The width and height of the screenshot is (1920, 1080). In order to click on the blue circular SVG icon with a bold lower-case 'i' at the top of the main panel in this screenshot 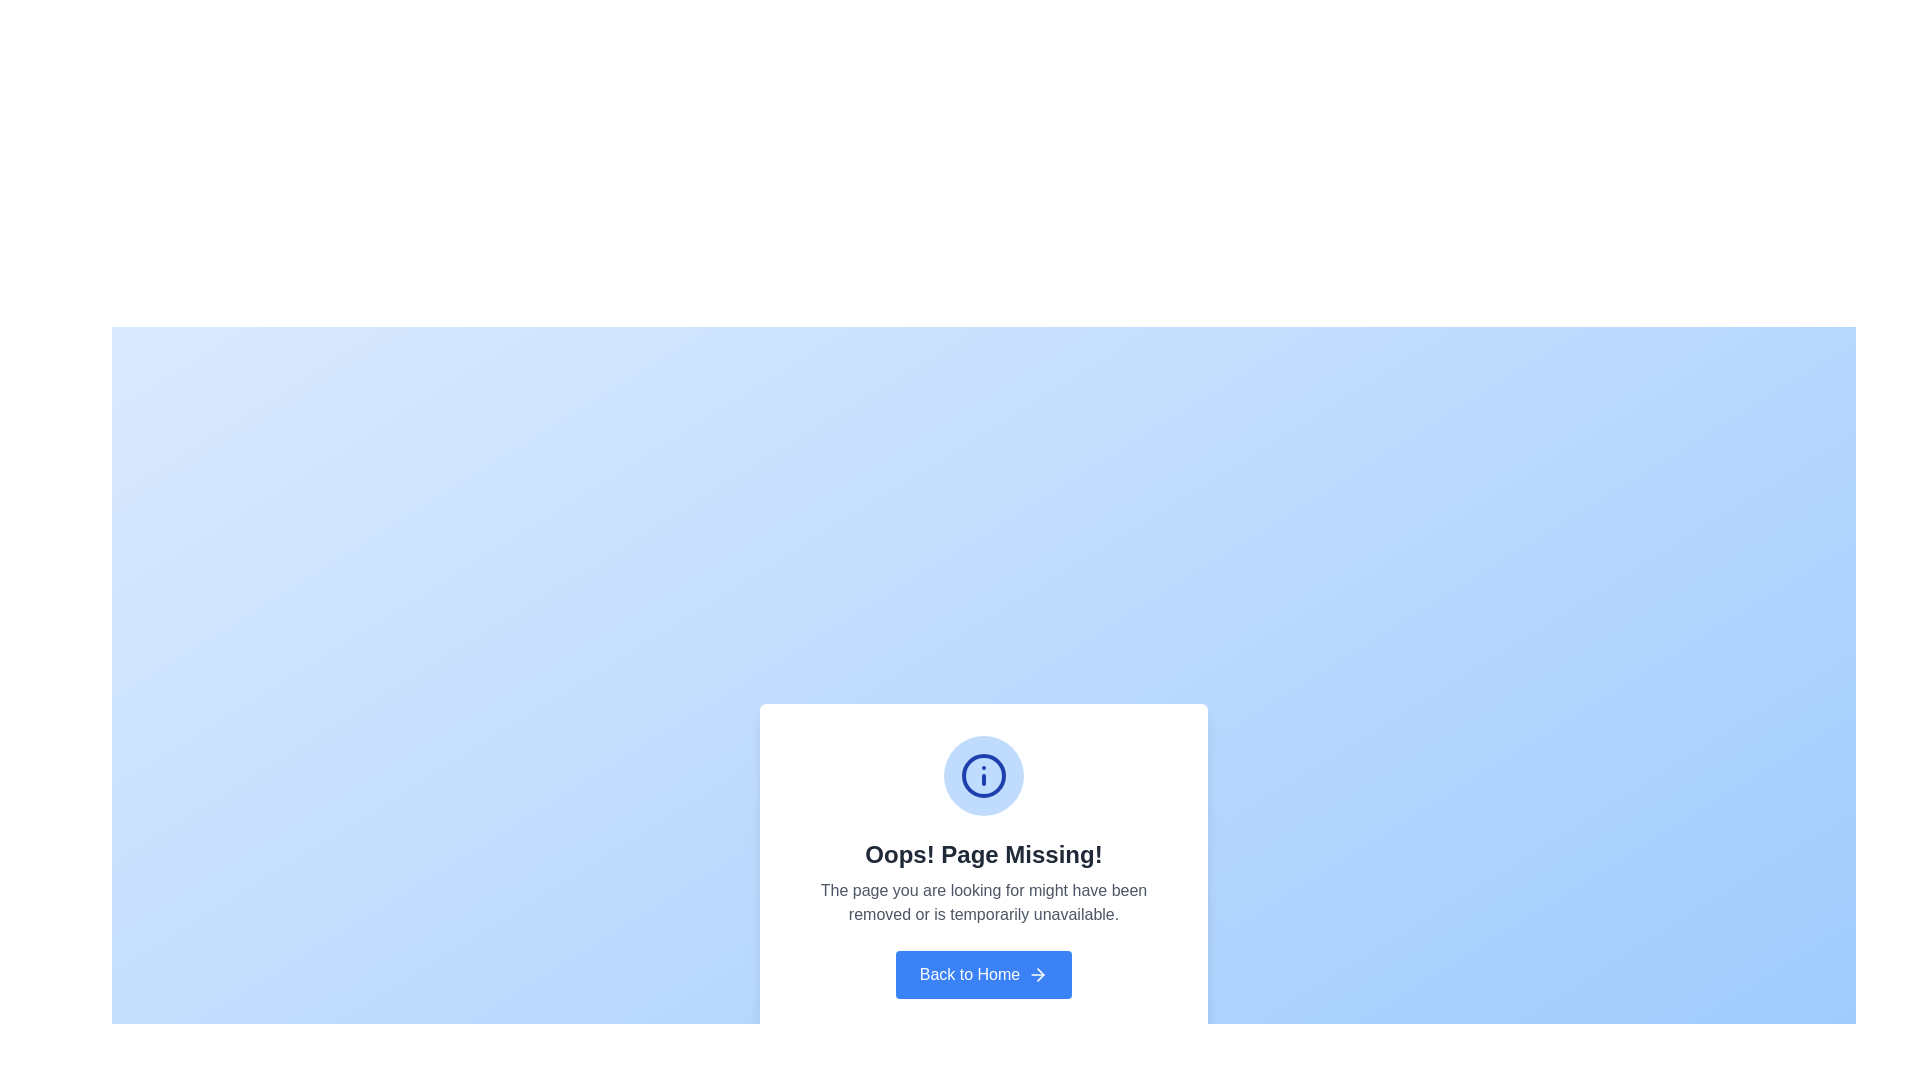, I will do `click(983, 774)`.